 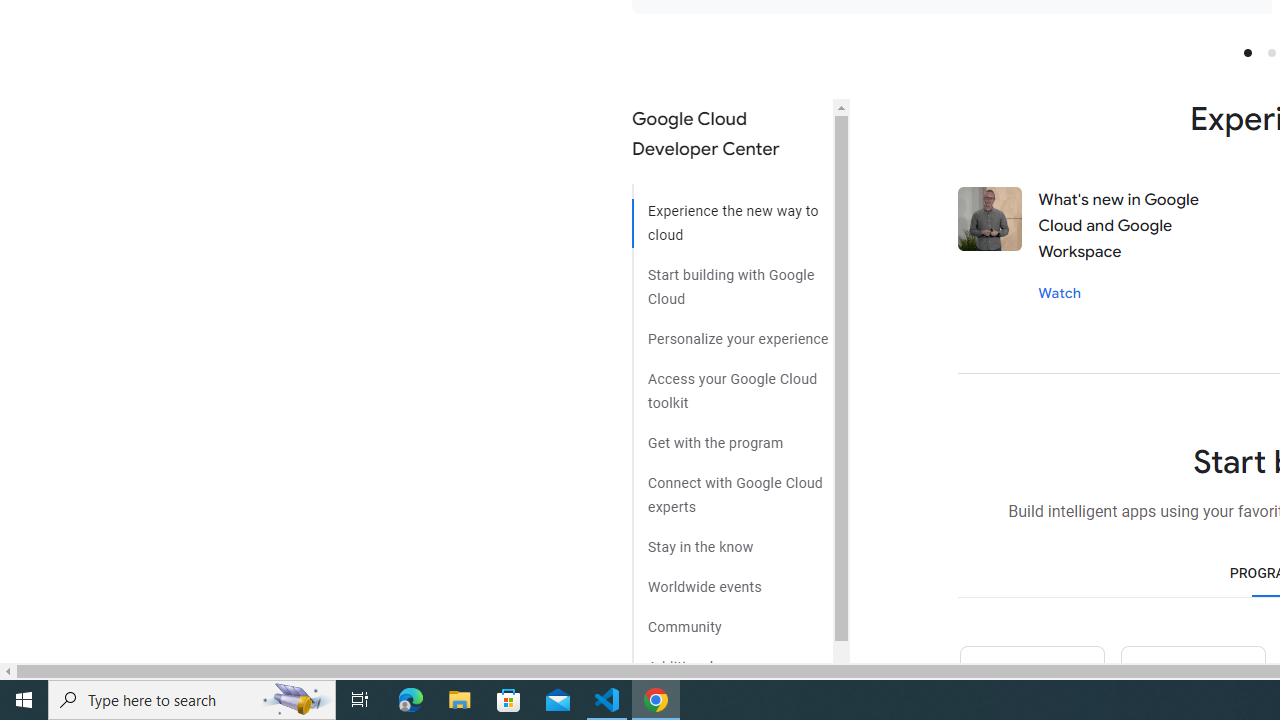 I want to click on 'Community', so click(x=731, y=618).